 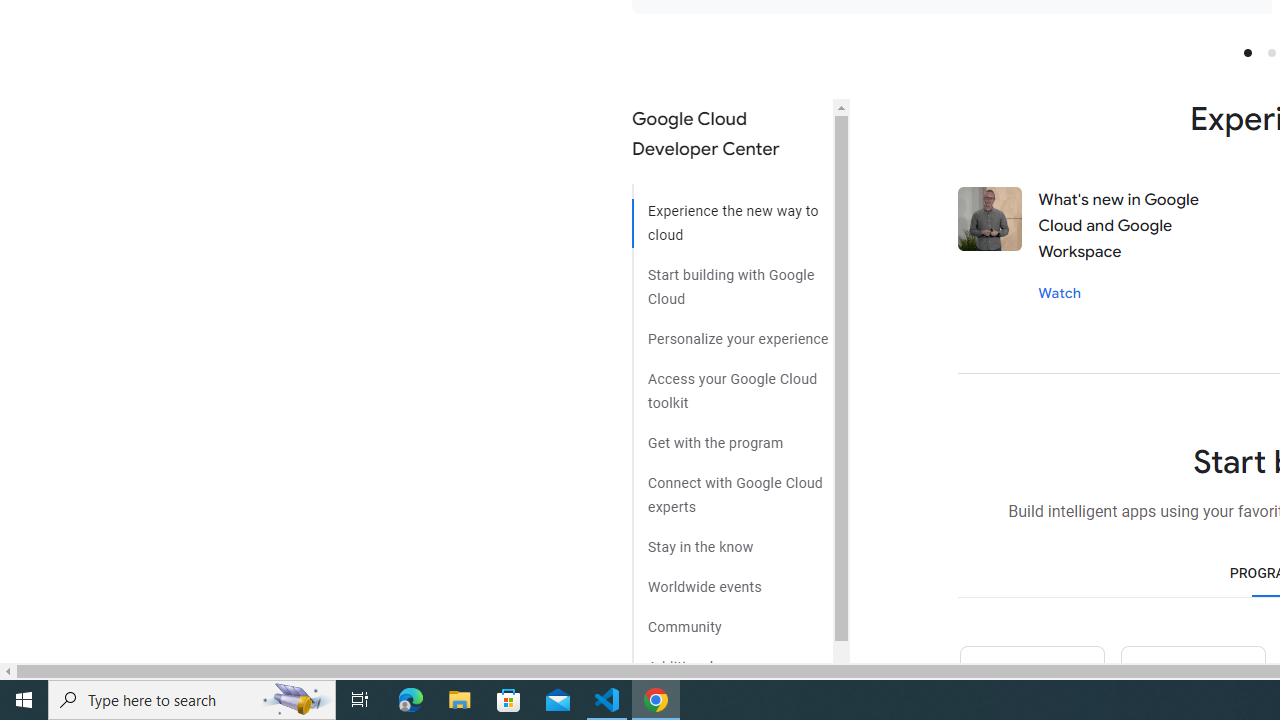 I want to click on 'Community', so click(x=731, y=618).